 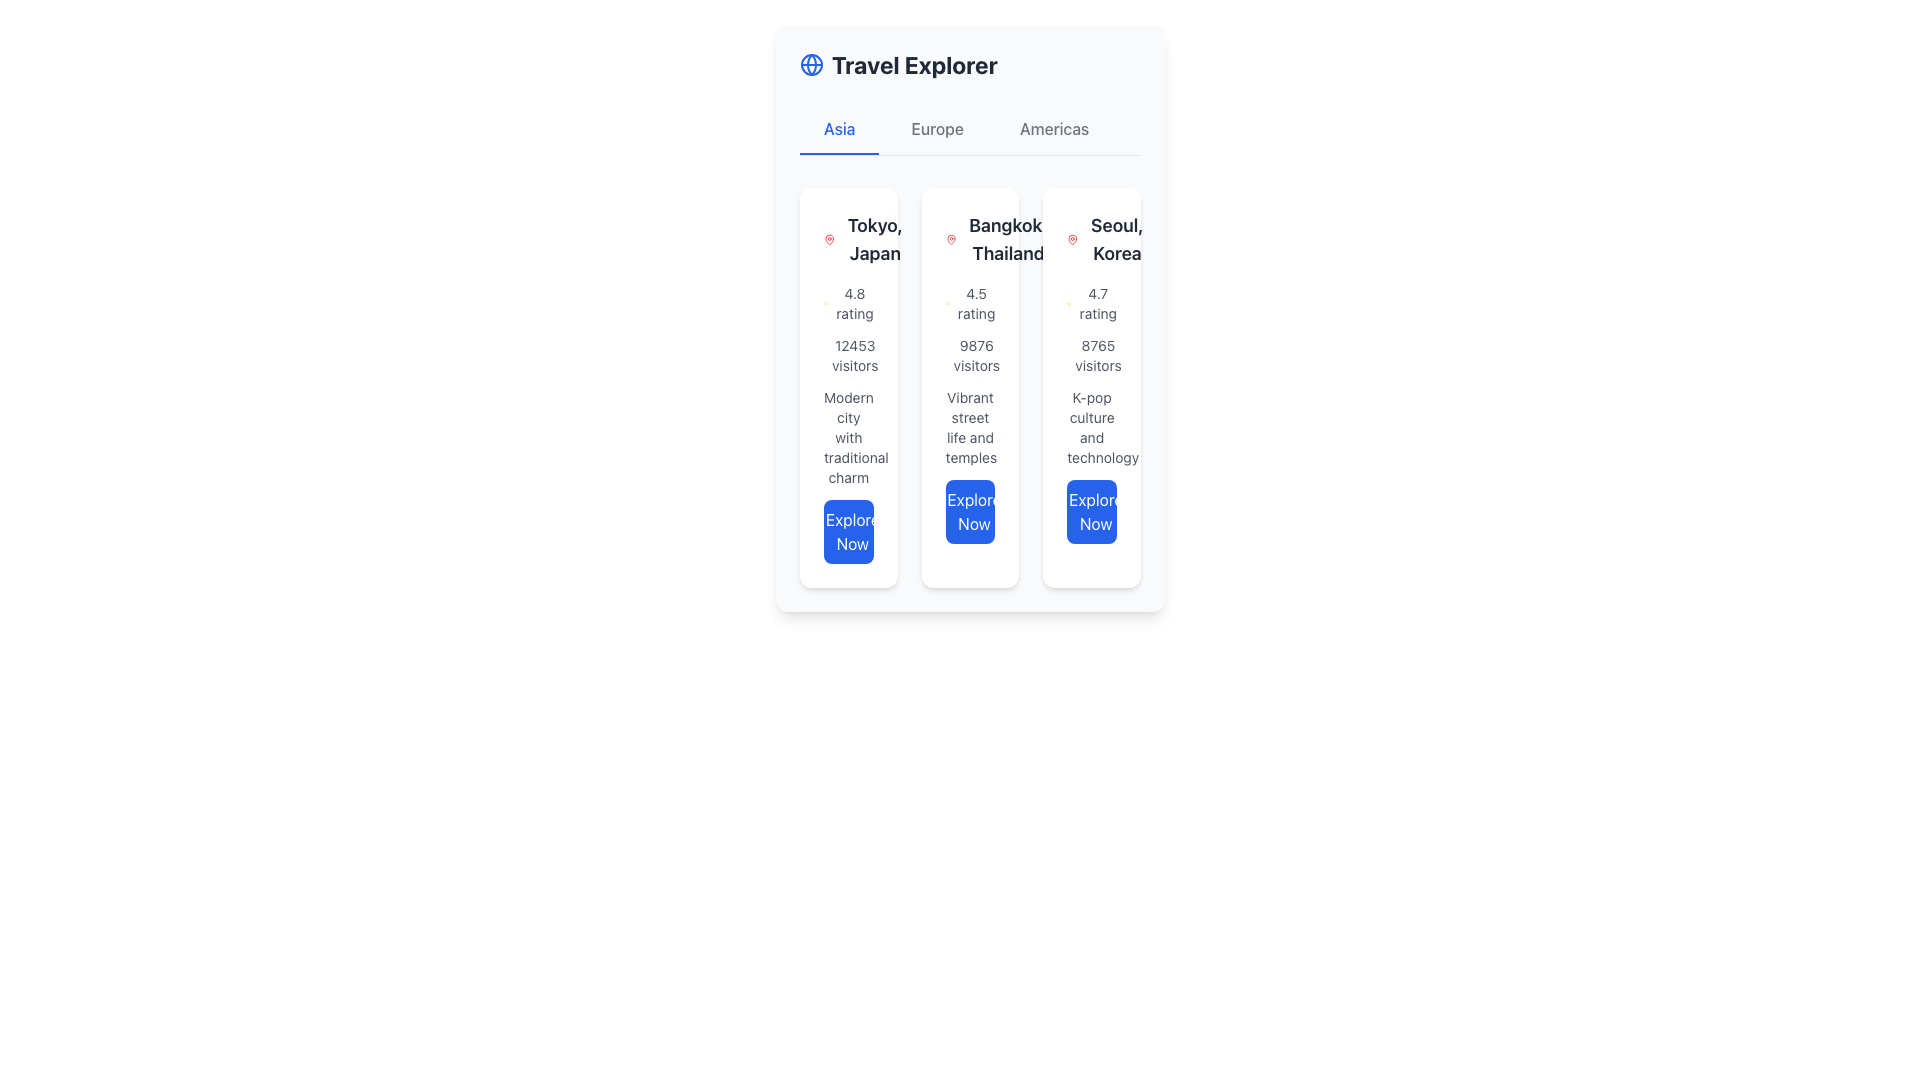 I want to click on displayed information from the text display showing '12453 visitors' with a preceding green group icon, located under 'Tokyo, Japan' and above the description 'Modern city with traditional charm.', so click(x=848, y=354).